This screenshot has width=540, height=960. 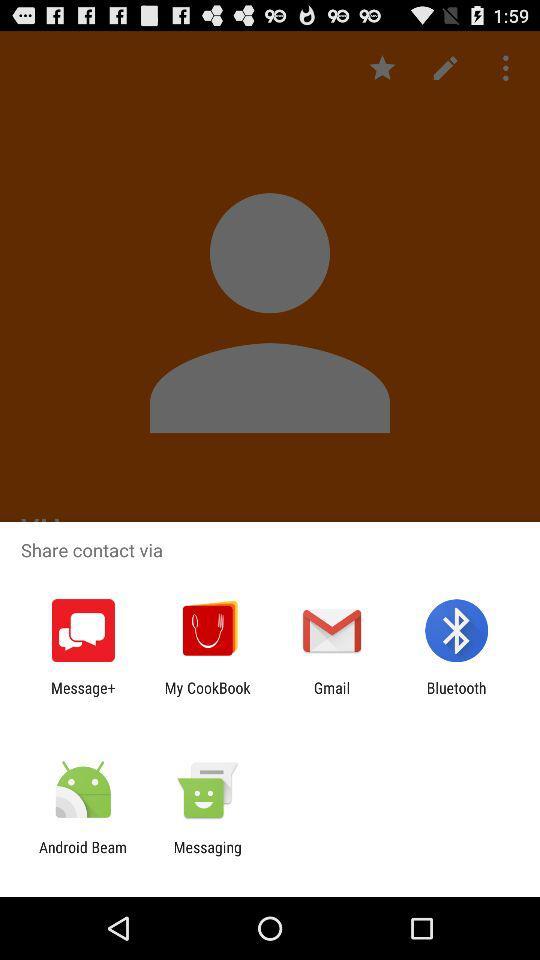 I want to click on the my cookbook icon, so click(x=206, y=696).